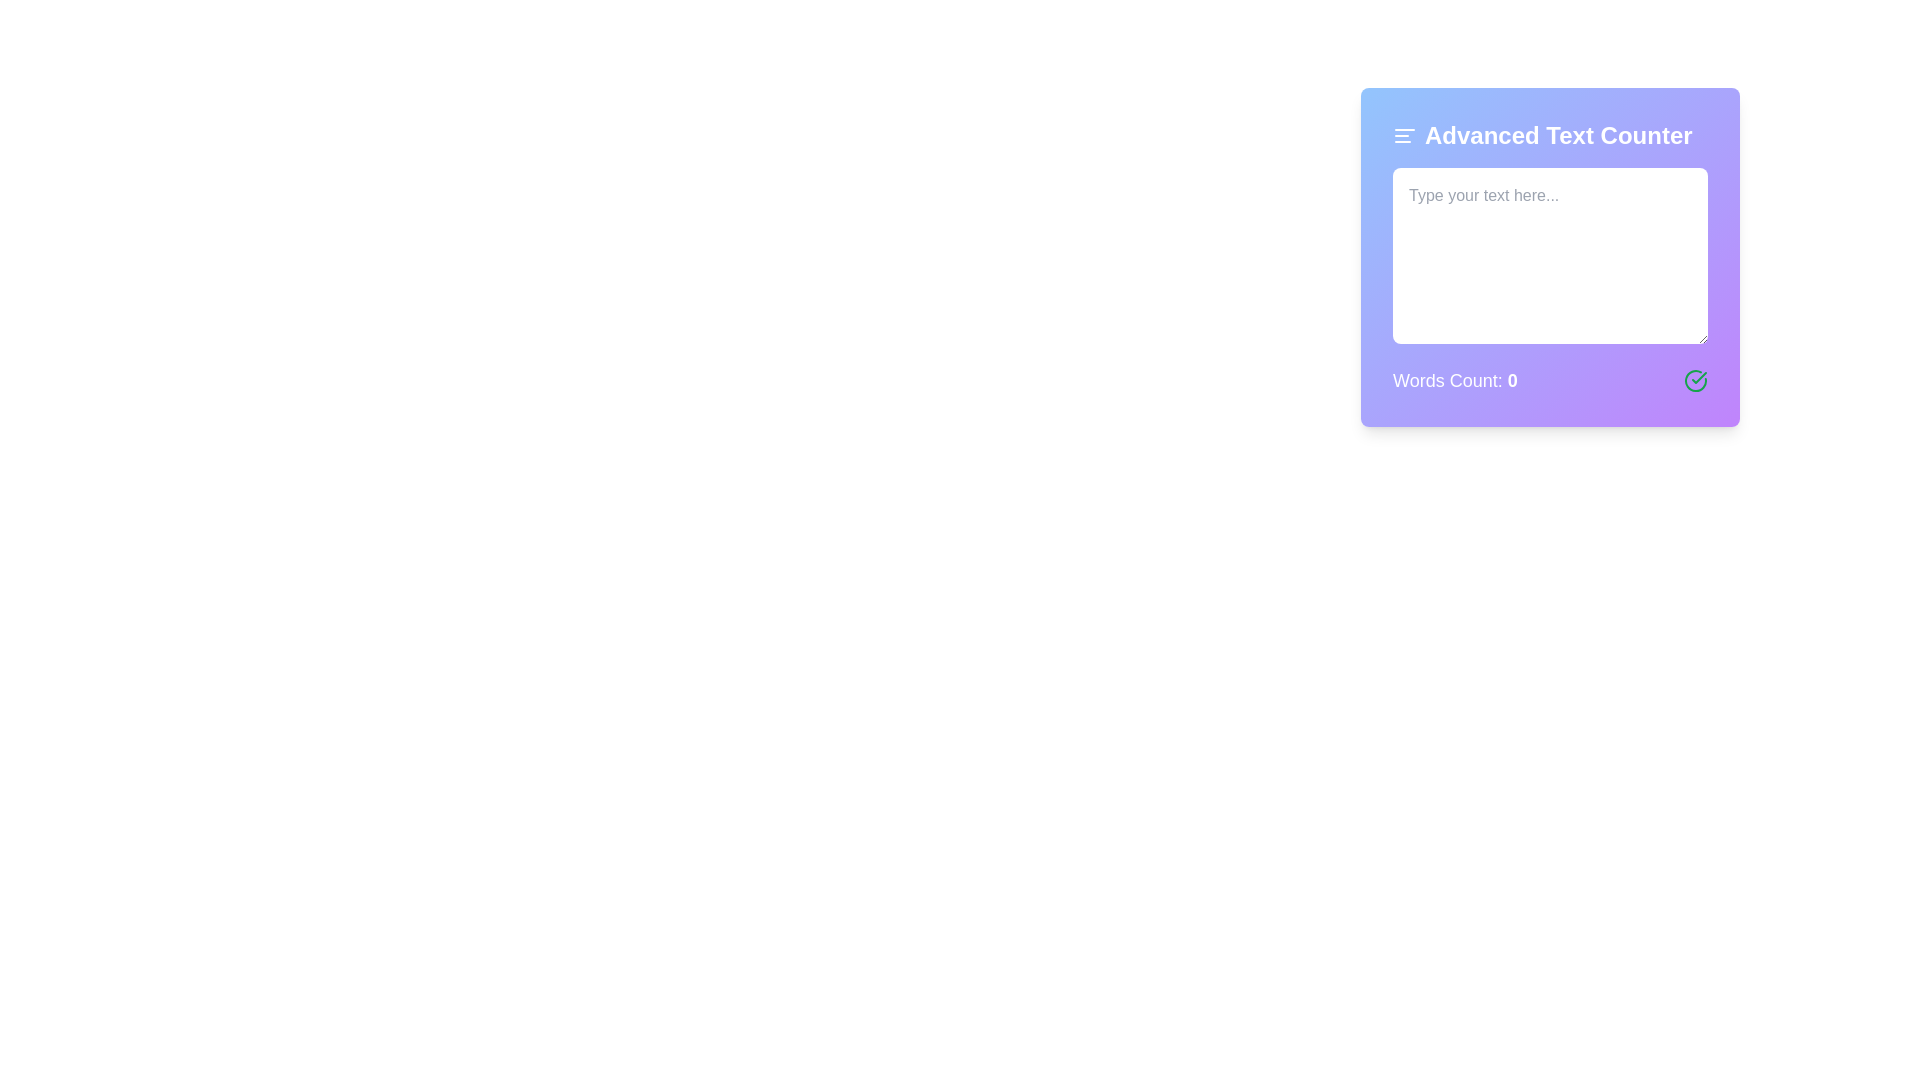 This screenshot has width=1920, height=1080. Describe the element at coordinates (1512, 381) in the screenshot. I see `the Text label that displays the current count of words inputted, located directly to the right of the 'Words Count:' label in the bottom-left region of the visible card interface` at that location.